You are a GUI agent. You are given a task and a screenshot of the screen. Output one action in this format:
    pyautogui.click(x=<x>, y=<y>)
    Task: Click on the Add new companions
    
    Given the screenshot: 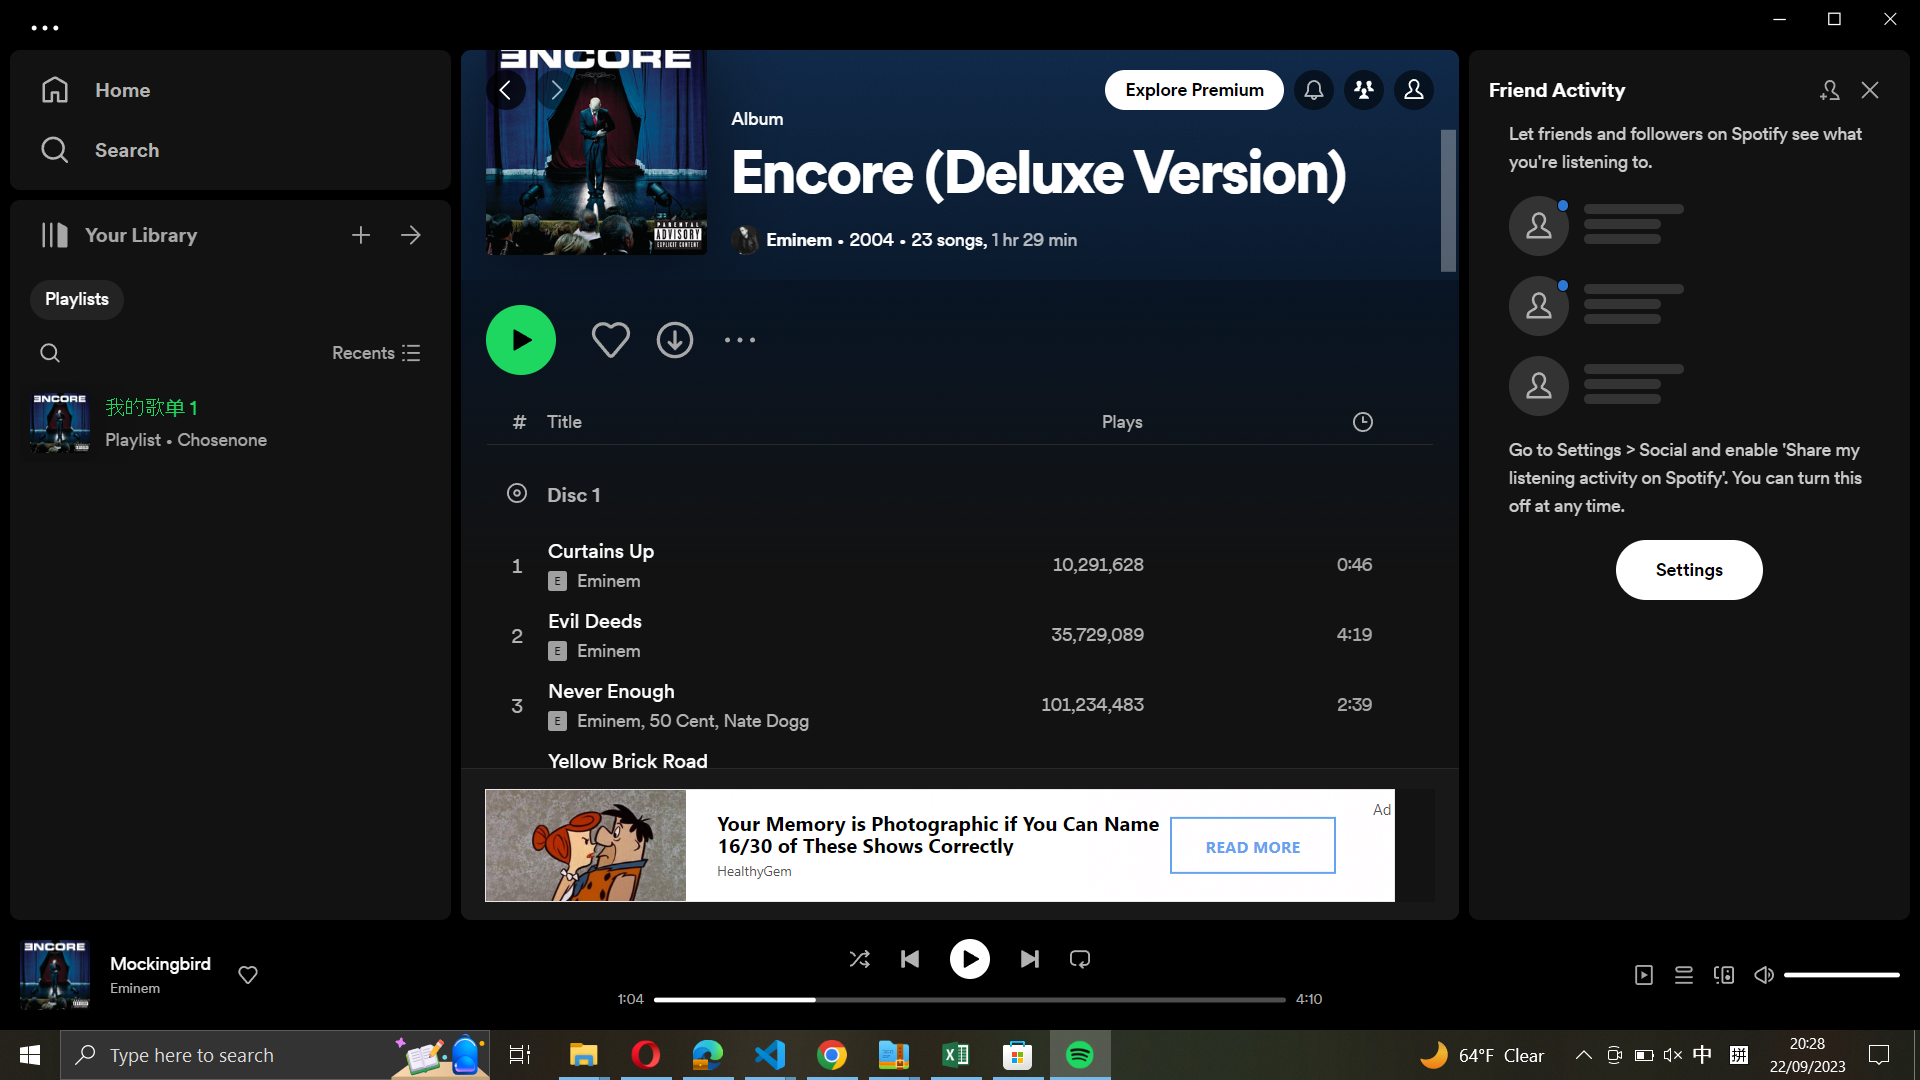 What is the action you would take?
    pyautogui.click(x=1828, y=87)
    